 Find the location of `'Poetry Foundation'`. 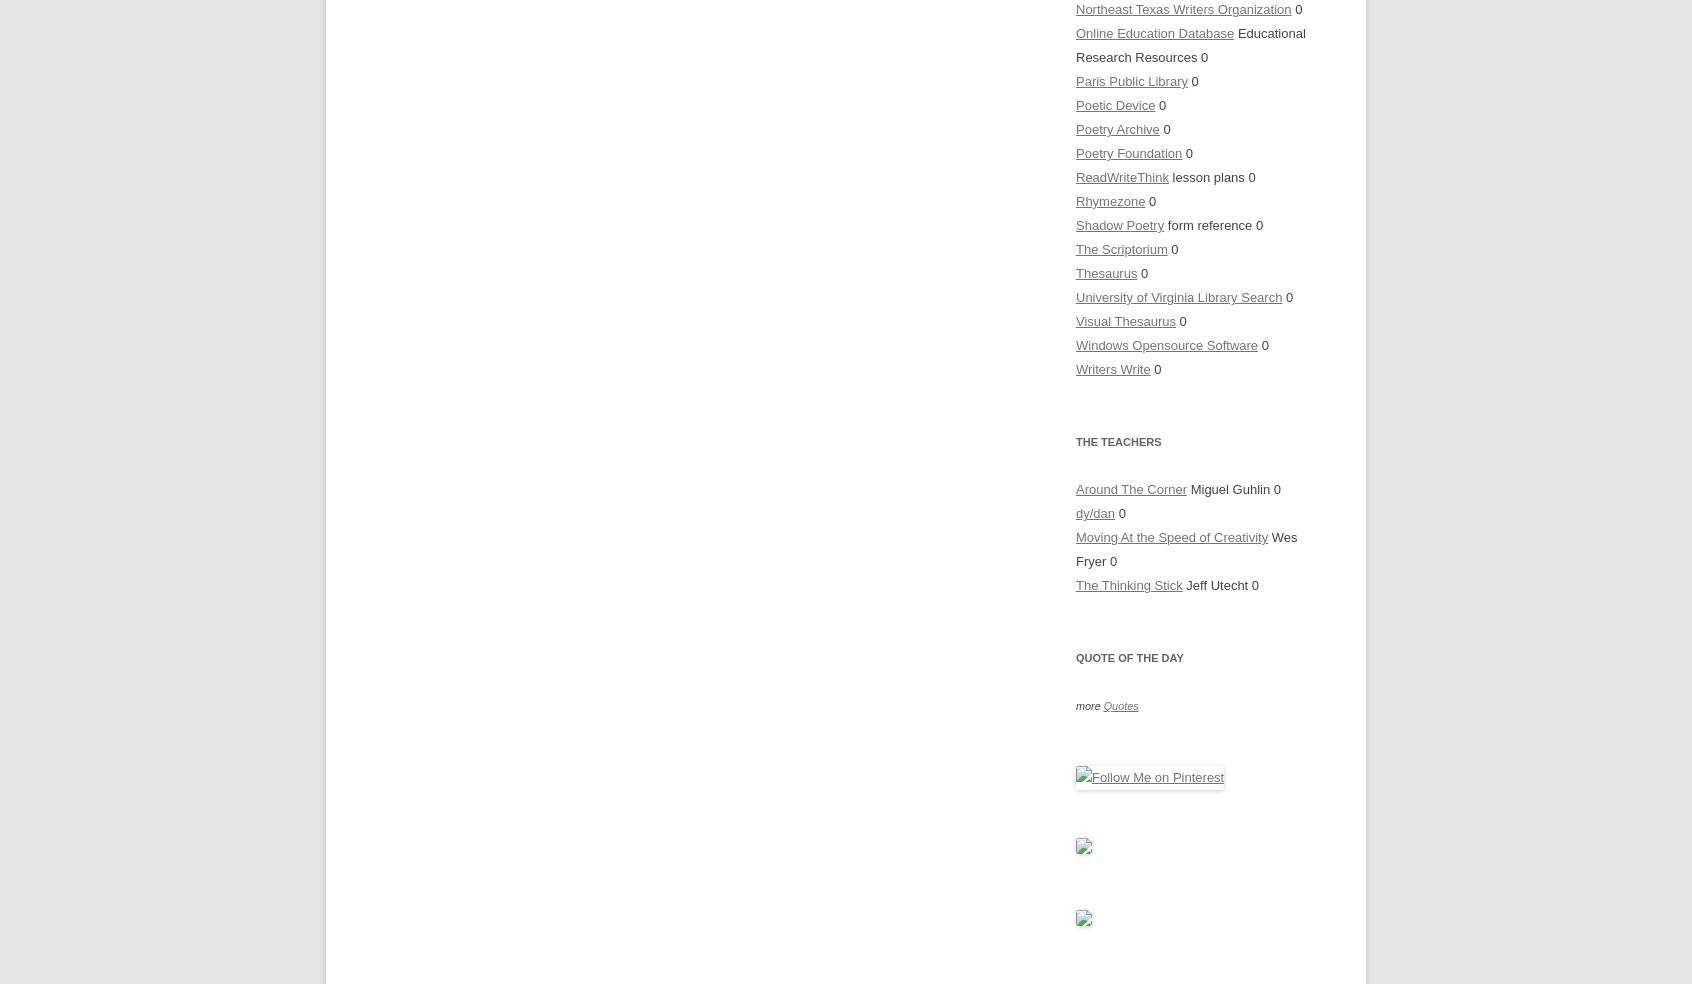

'Poetry Foundation' is located at coordinates (1075, 153).